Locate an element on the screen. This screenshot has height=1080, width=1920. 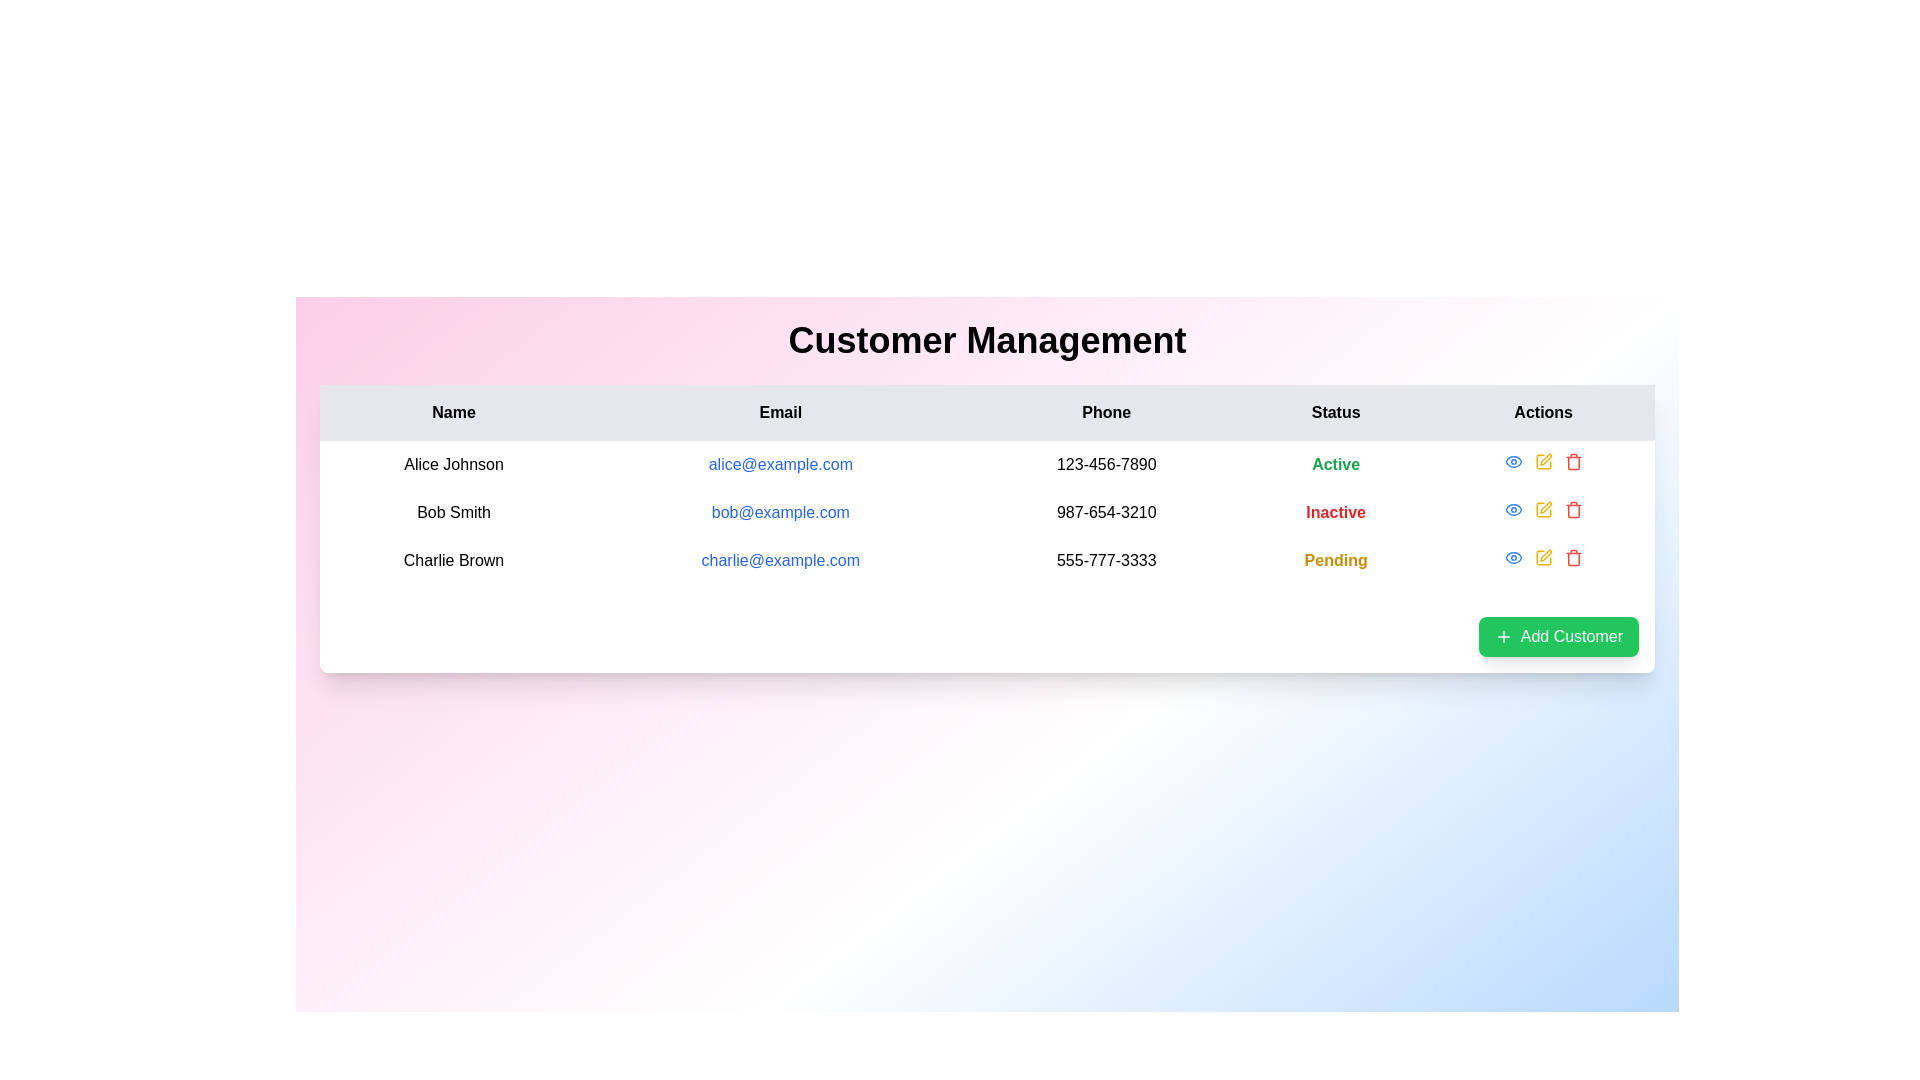
the yellow pencil icon is located at coordinates (1542, 462).